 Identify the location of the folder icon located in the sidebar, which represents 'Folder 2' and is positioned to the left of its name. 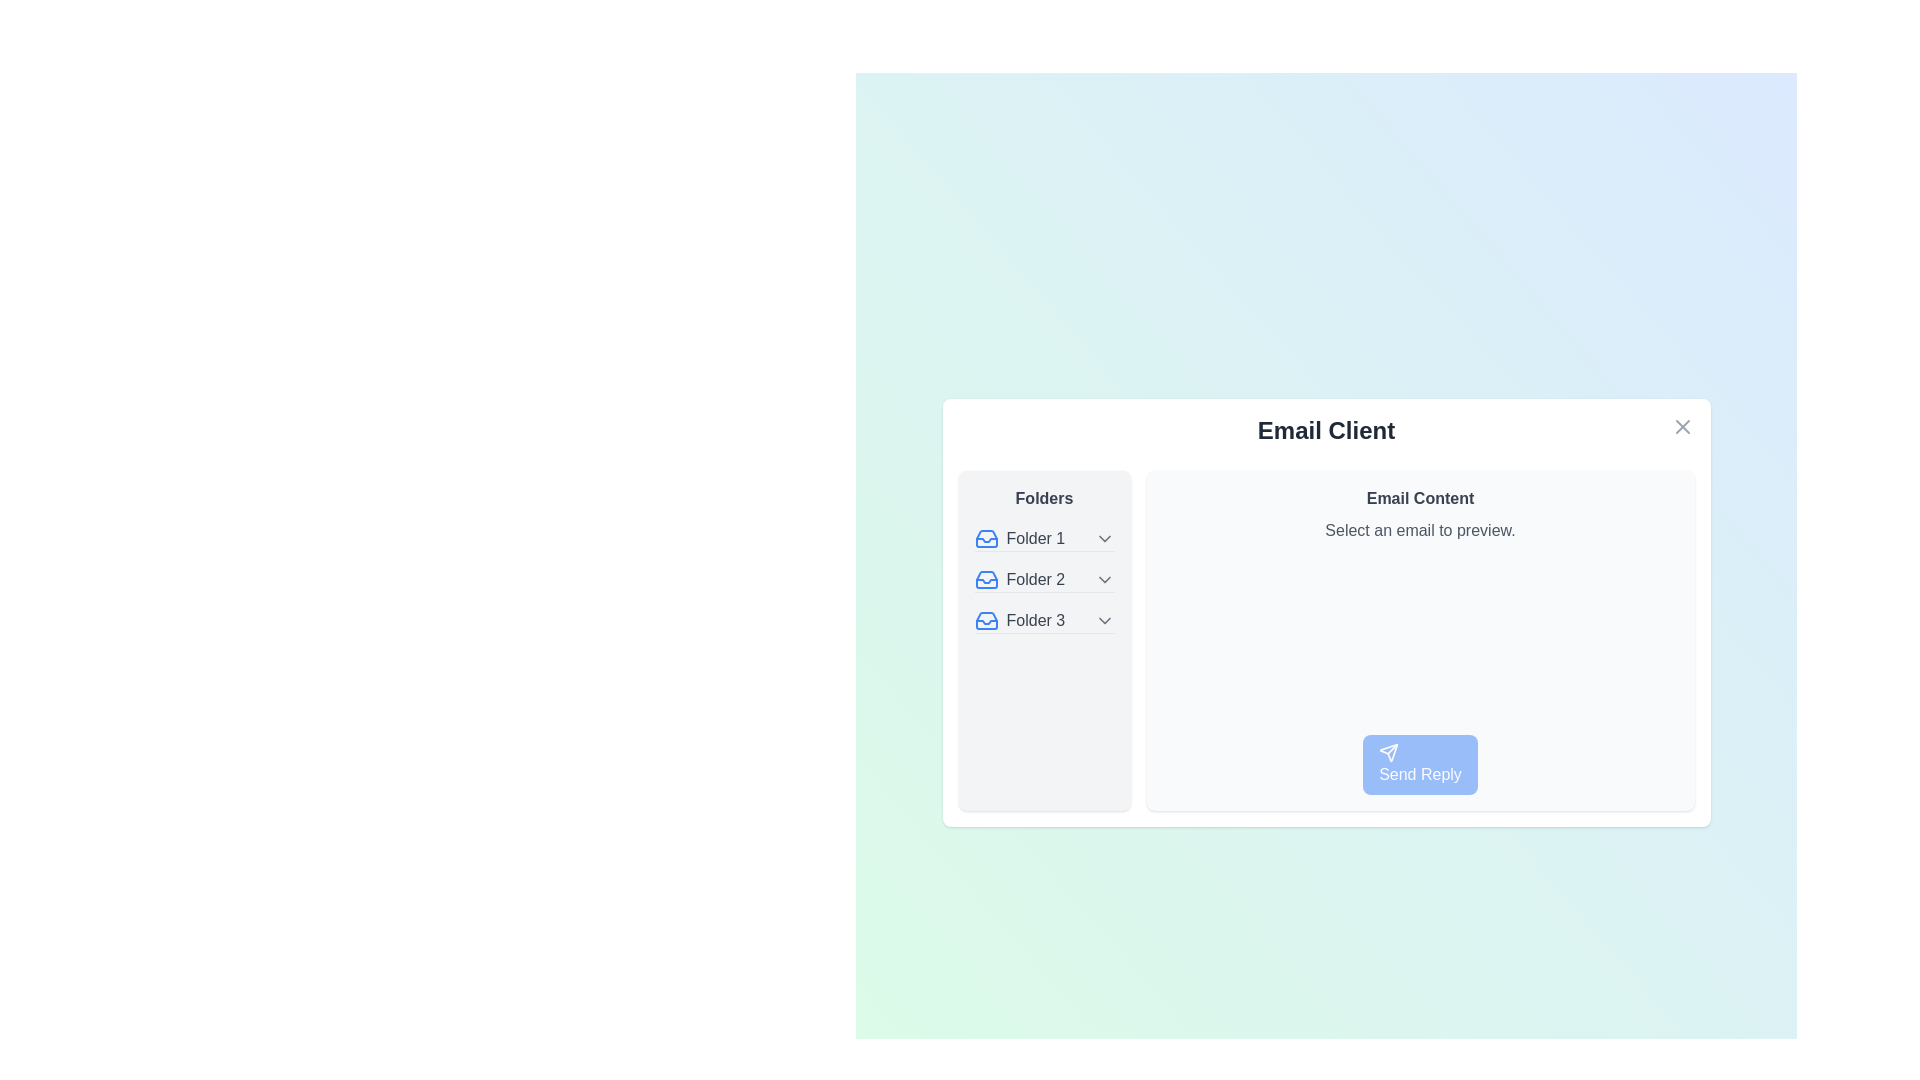
(986, 579).